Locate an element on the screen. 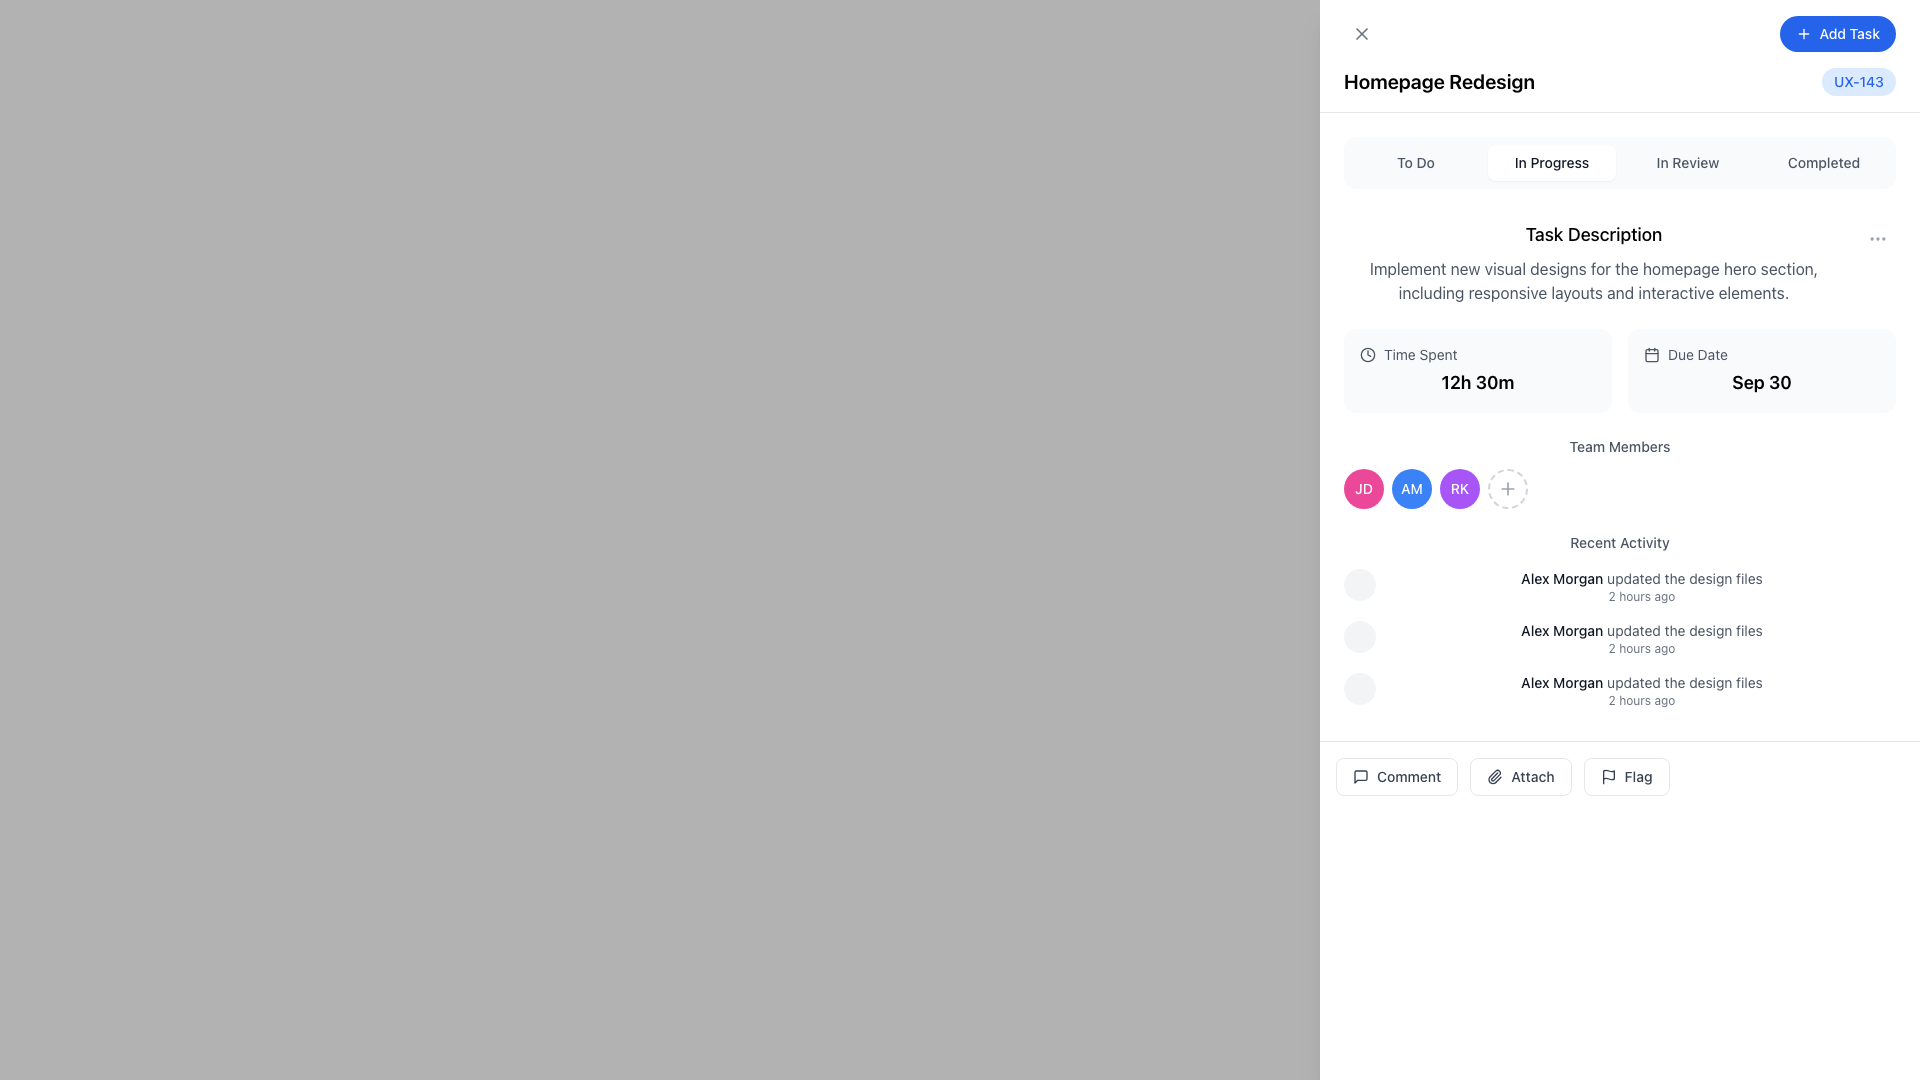 This screenshot has width=1920, height=1080. the comments icon located in the lower part of the interface is located at coordinates (1360, 775).